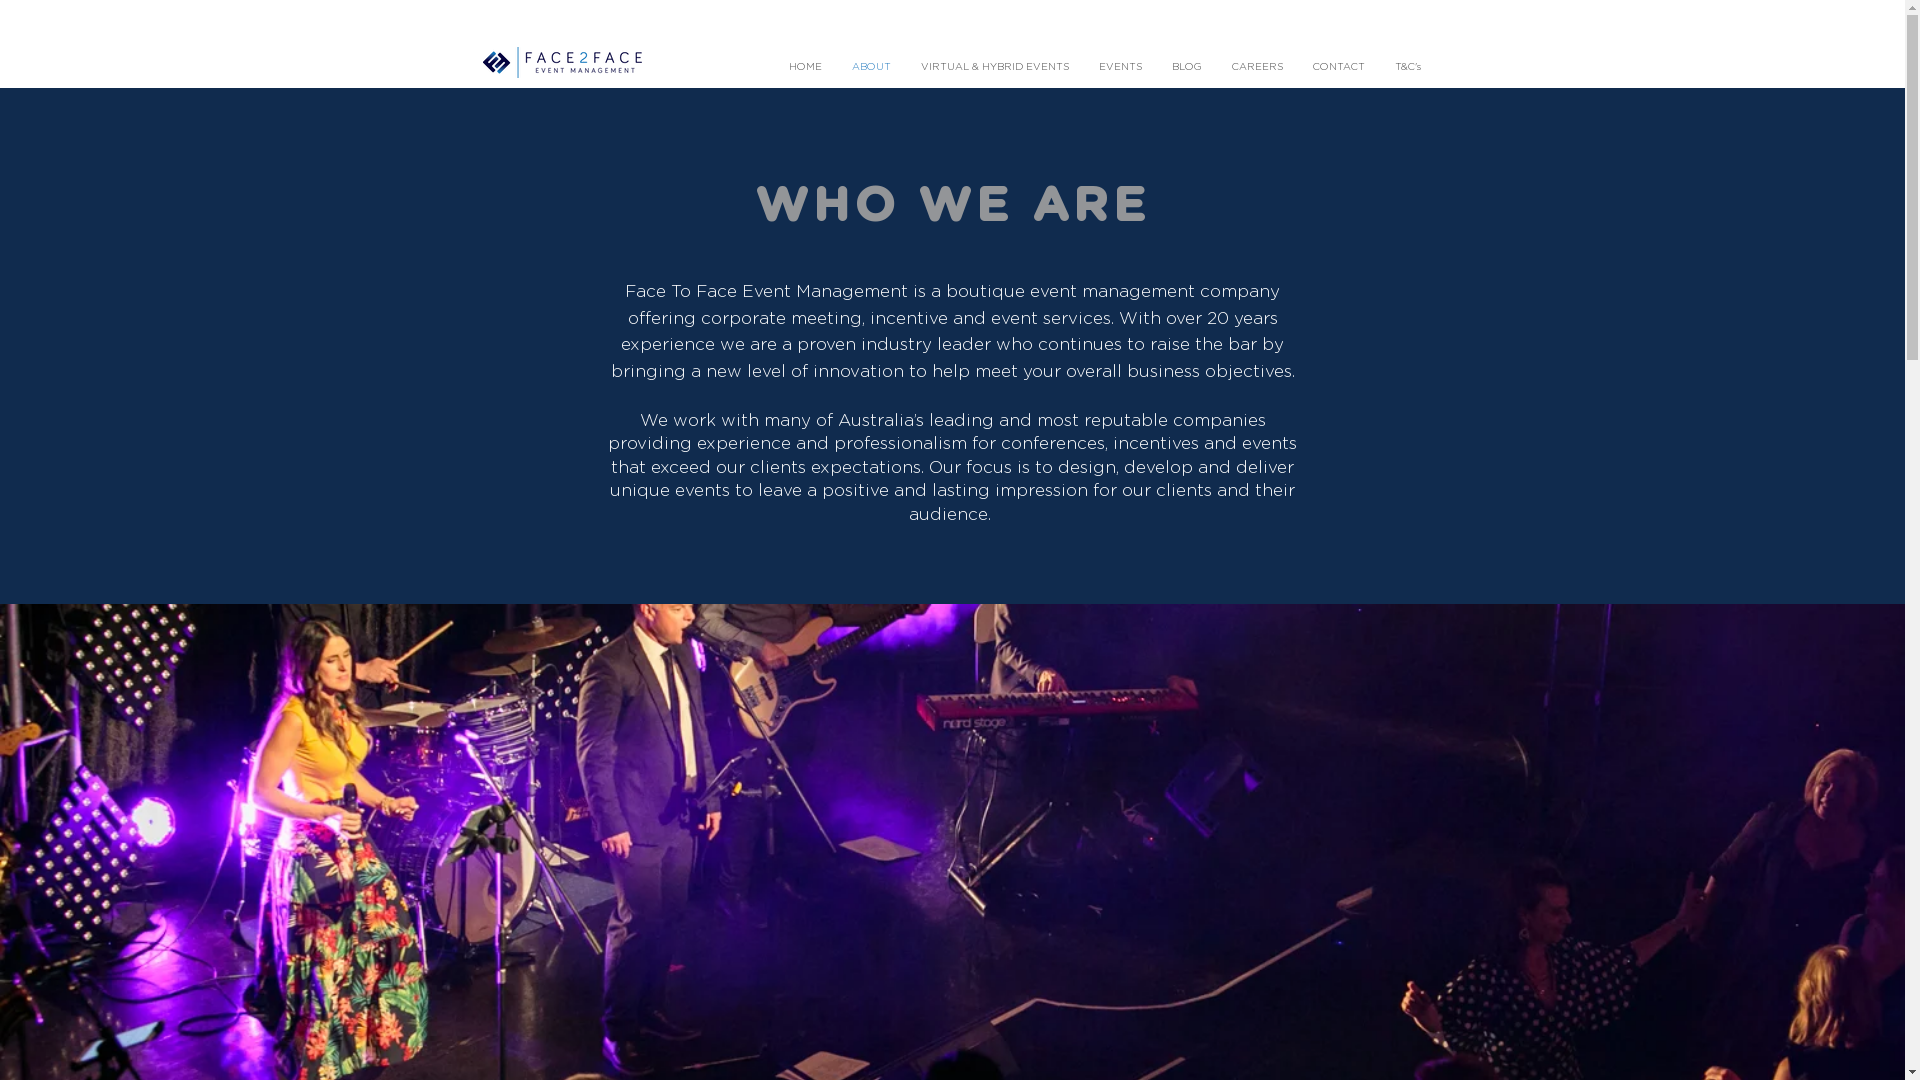 The height and width of the screenshot is (1080, 1920). I want to click on 'CAREERS', so click(1255, 66).